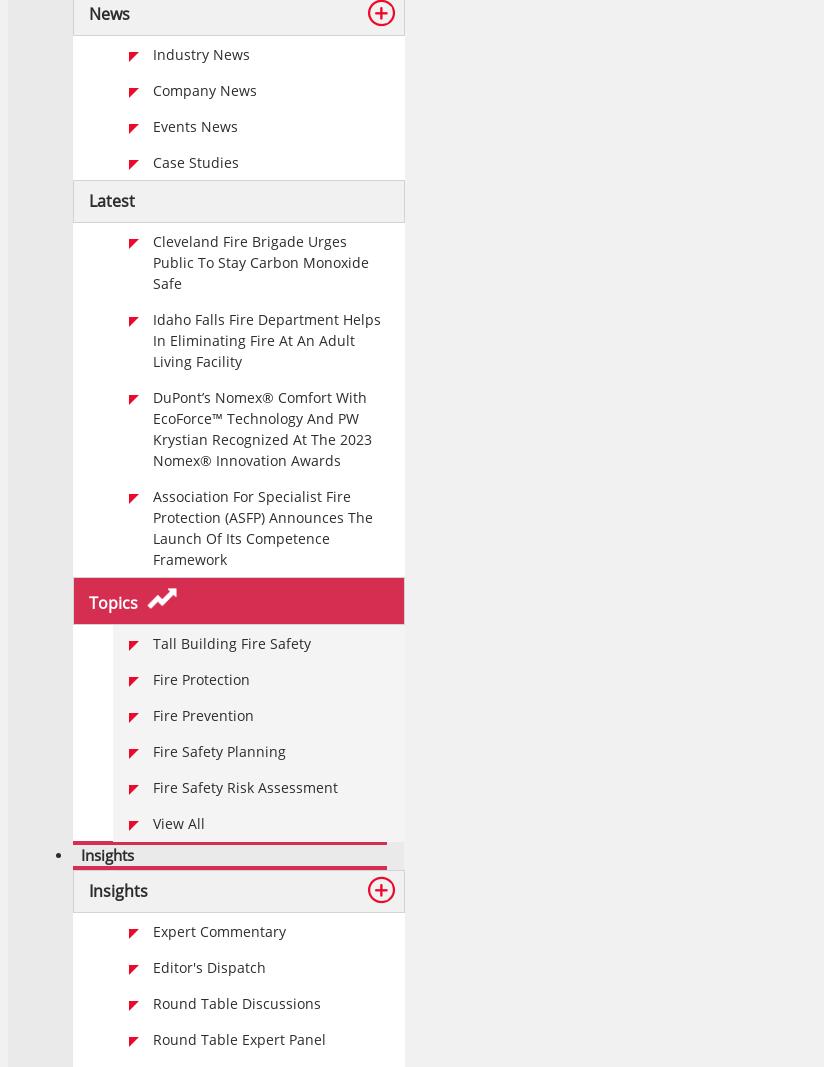 The image size is (824, 1067). I want to click on 'Association For Specialist Fire Protection (ASFP) Announces The Launch Of Its Competence Framework', so click(152, 526).